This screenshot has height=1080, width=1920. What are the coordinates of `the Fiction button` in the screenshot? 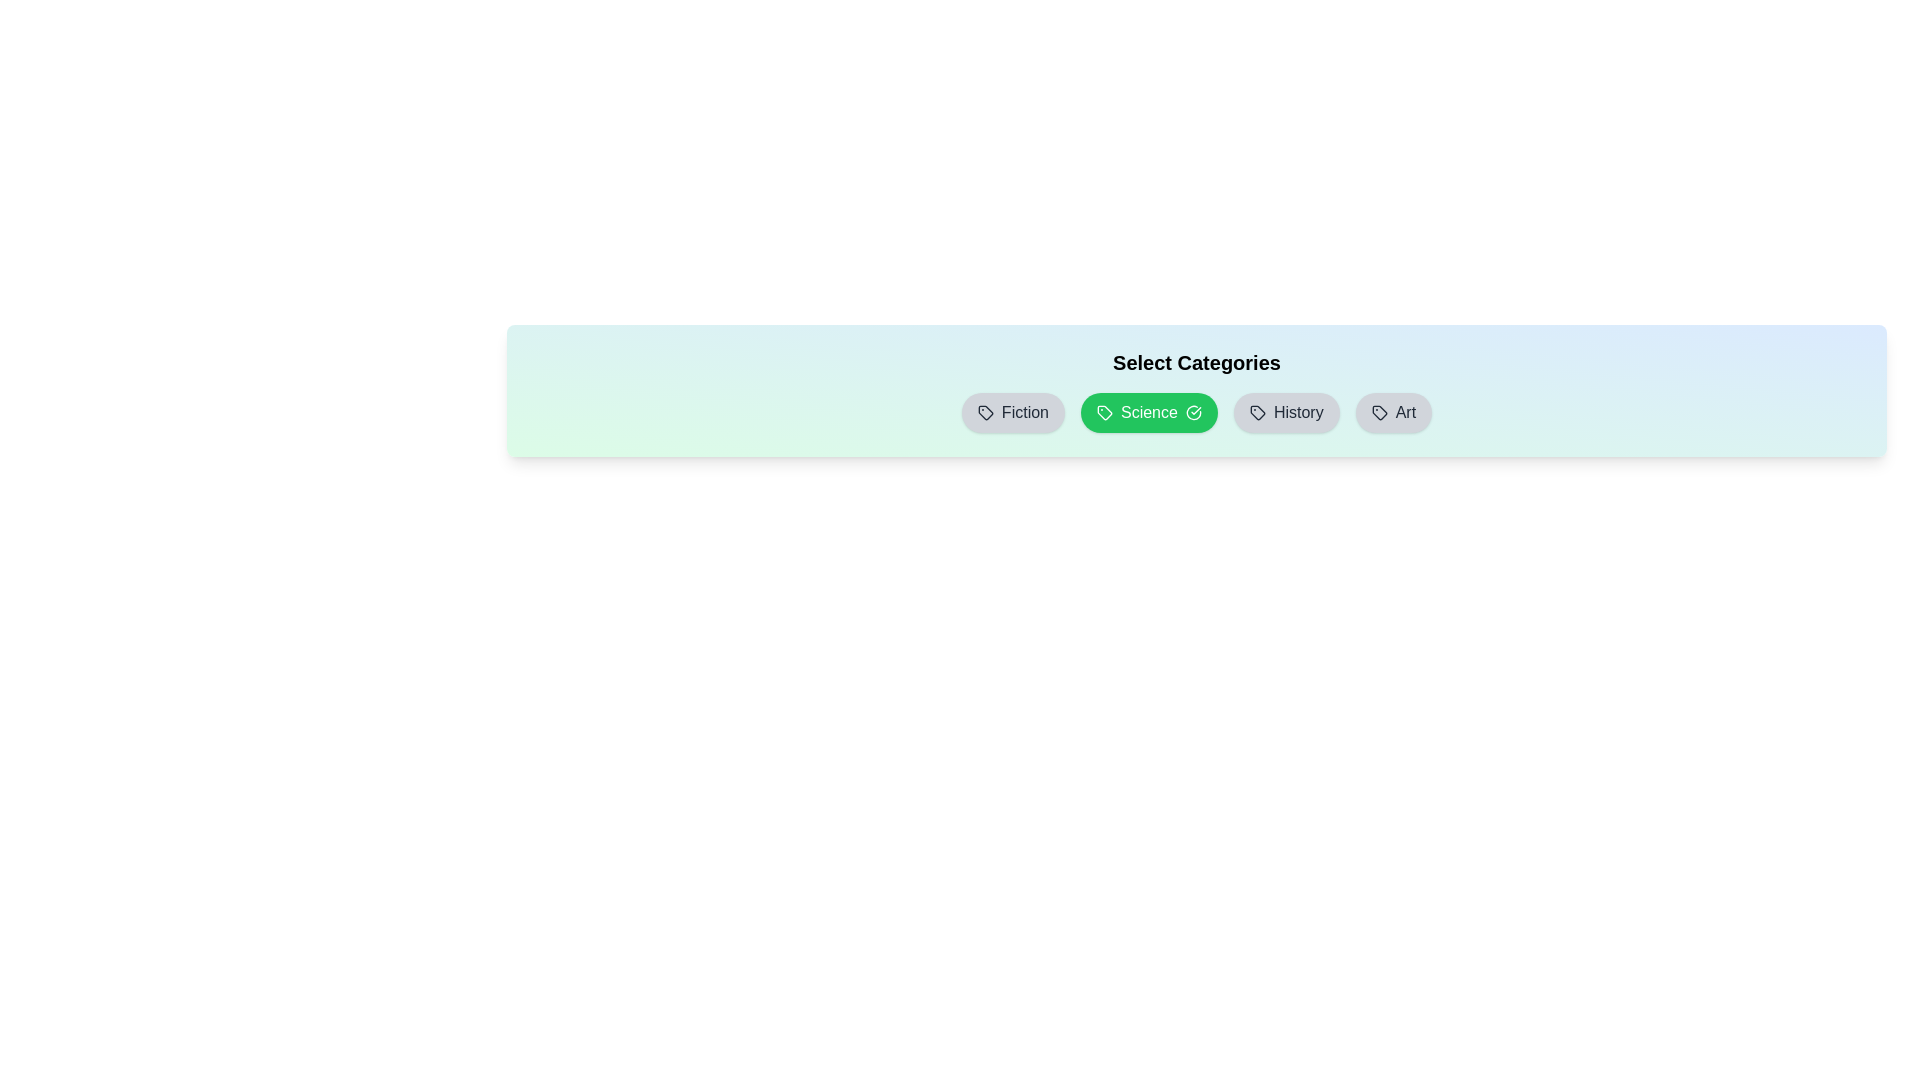 It's located at (1013, 411).